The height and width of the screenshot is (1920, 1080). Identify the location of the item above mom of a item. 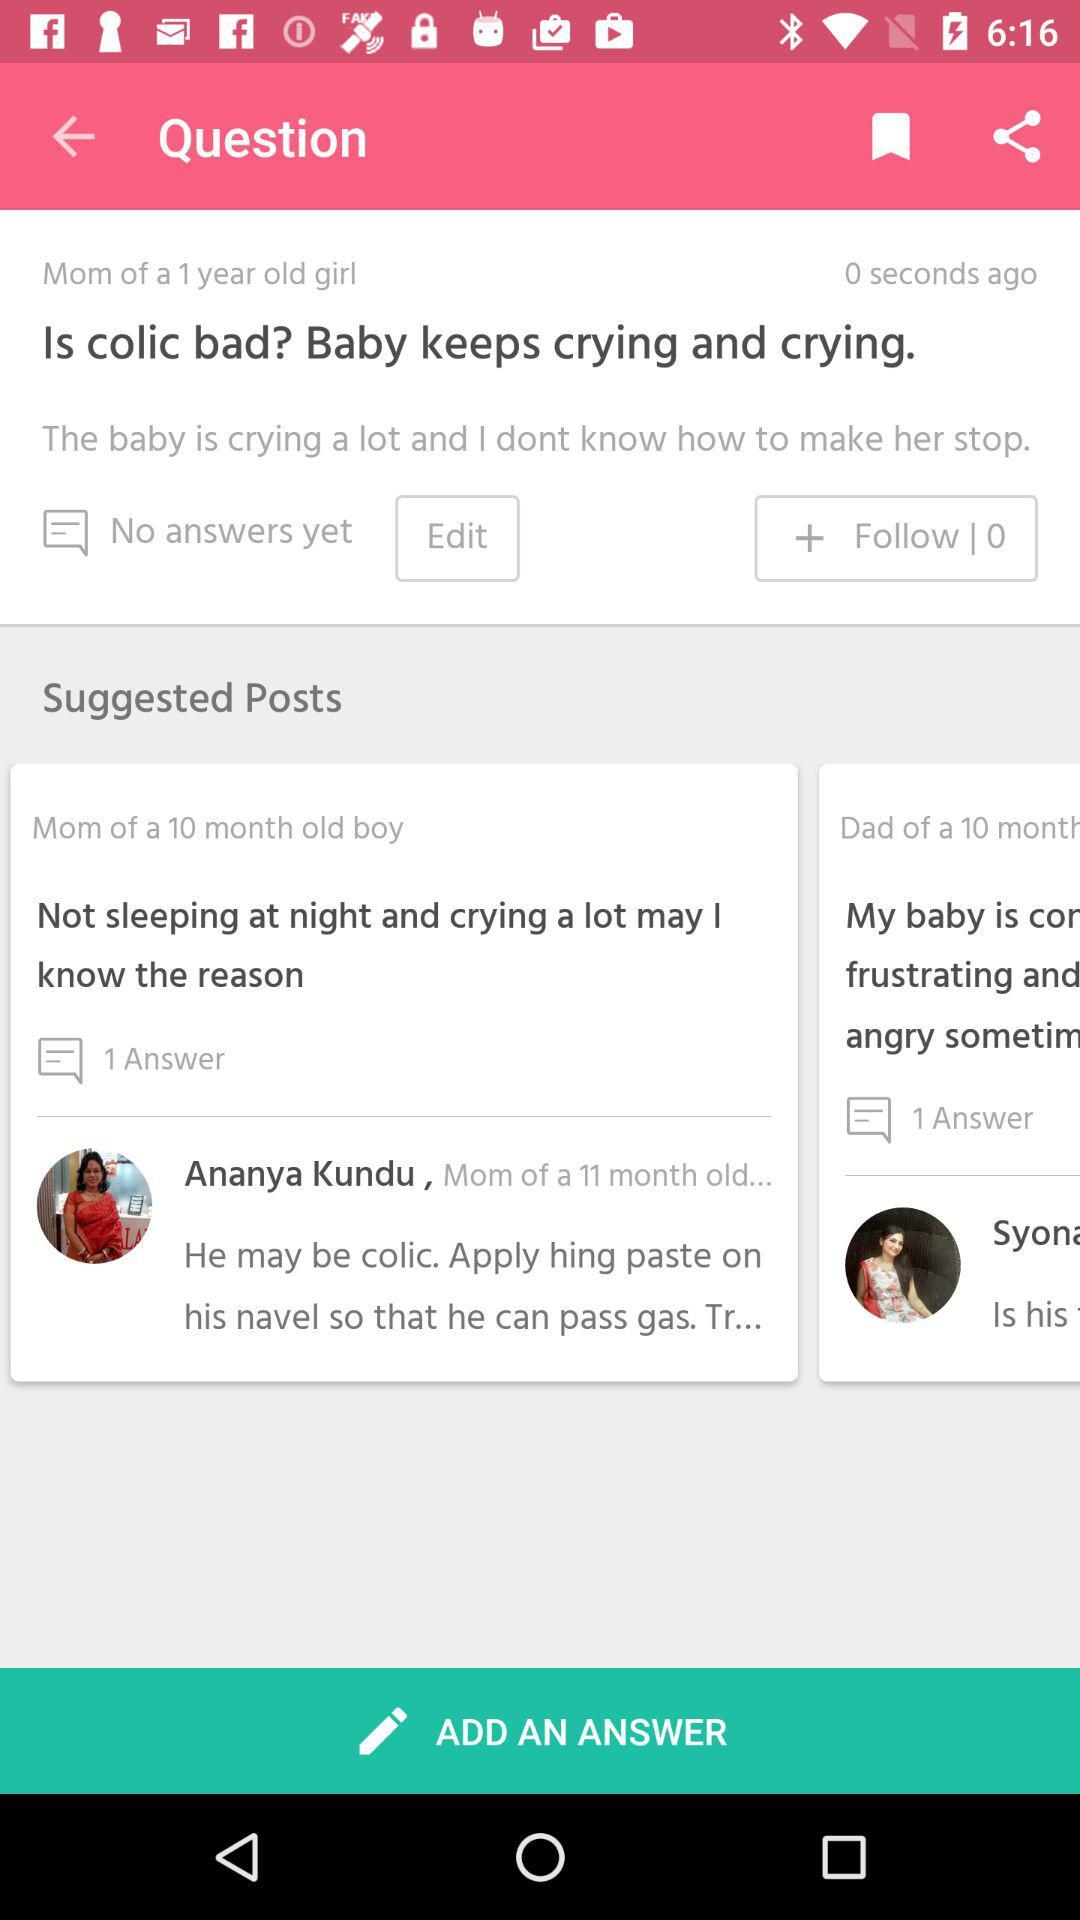
(72, 135).